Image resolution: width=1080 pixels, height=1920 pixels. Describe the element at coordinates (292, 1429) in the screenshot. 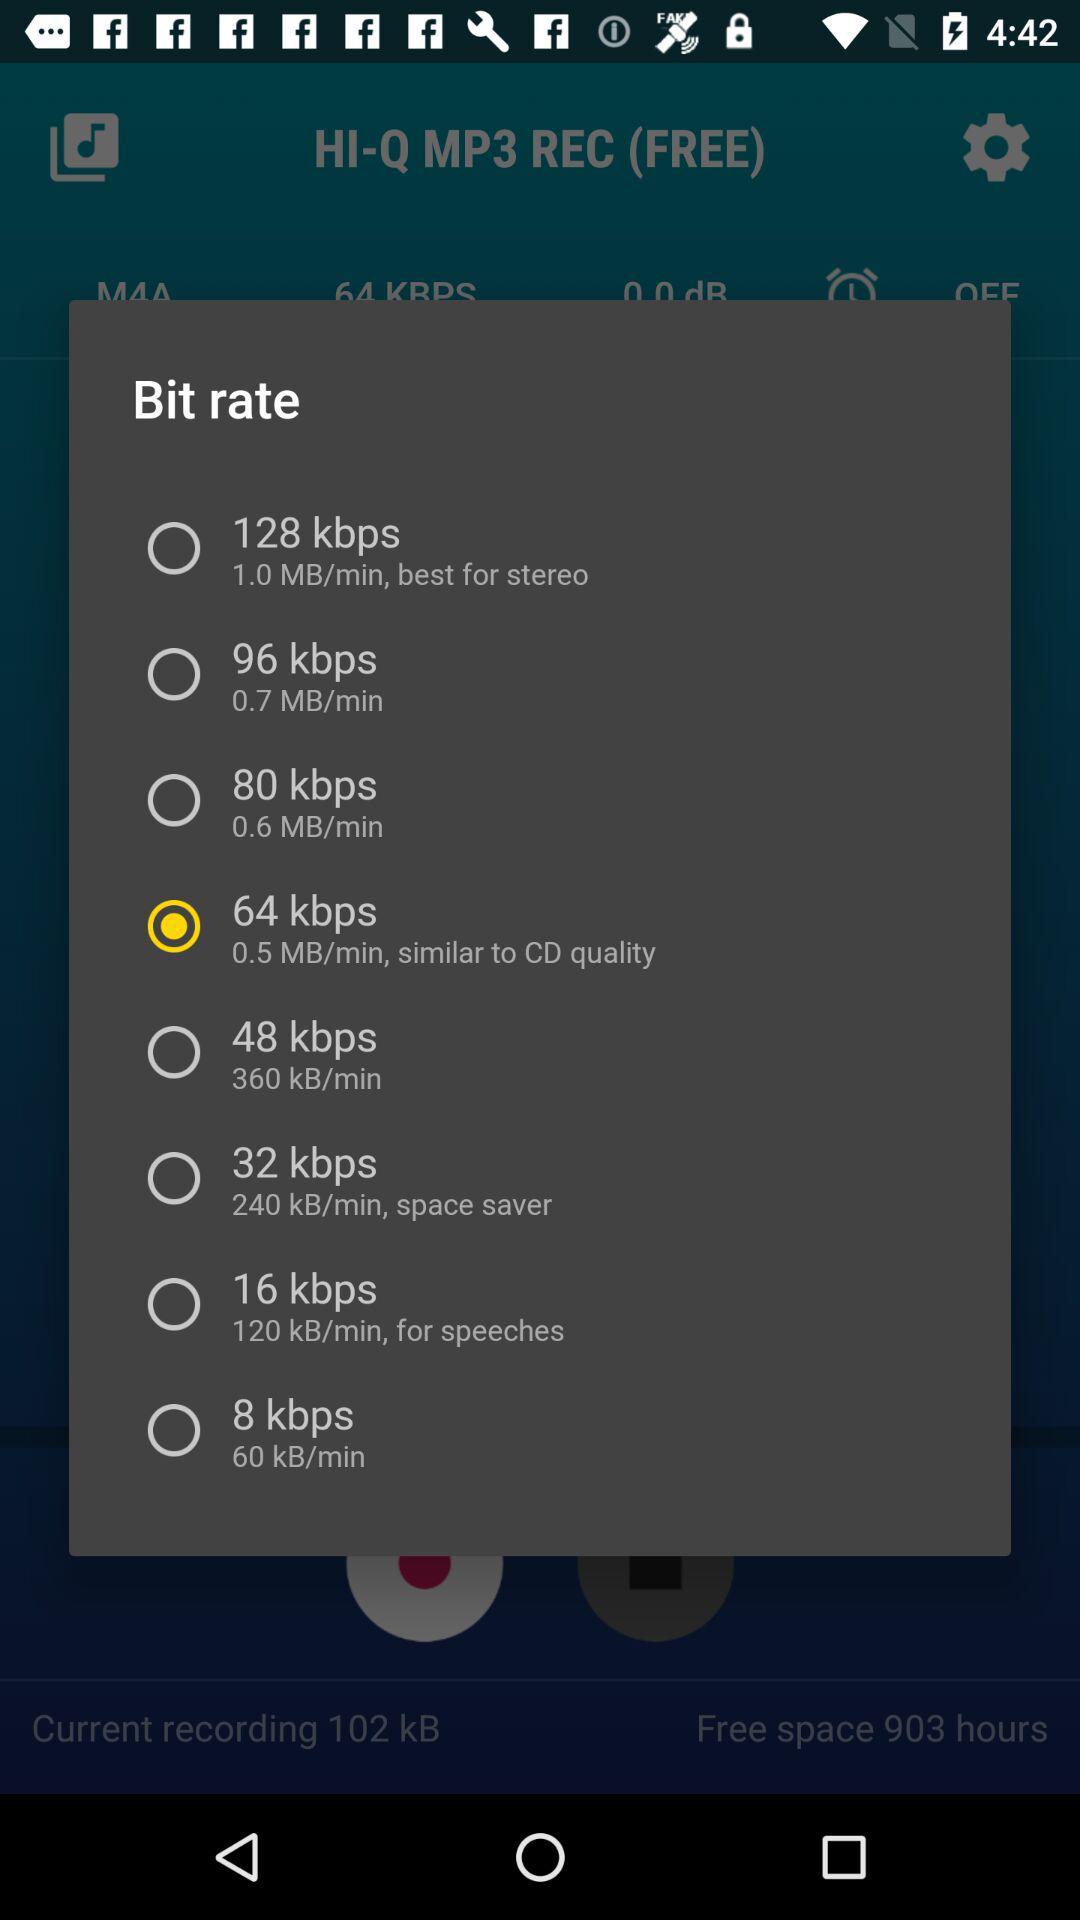

I see `the 8 kbps 60 icon` at that location.